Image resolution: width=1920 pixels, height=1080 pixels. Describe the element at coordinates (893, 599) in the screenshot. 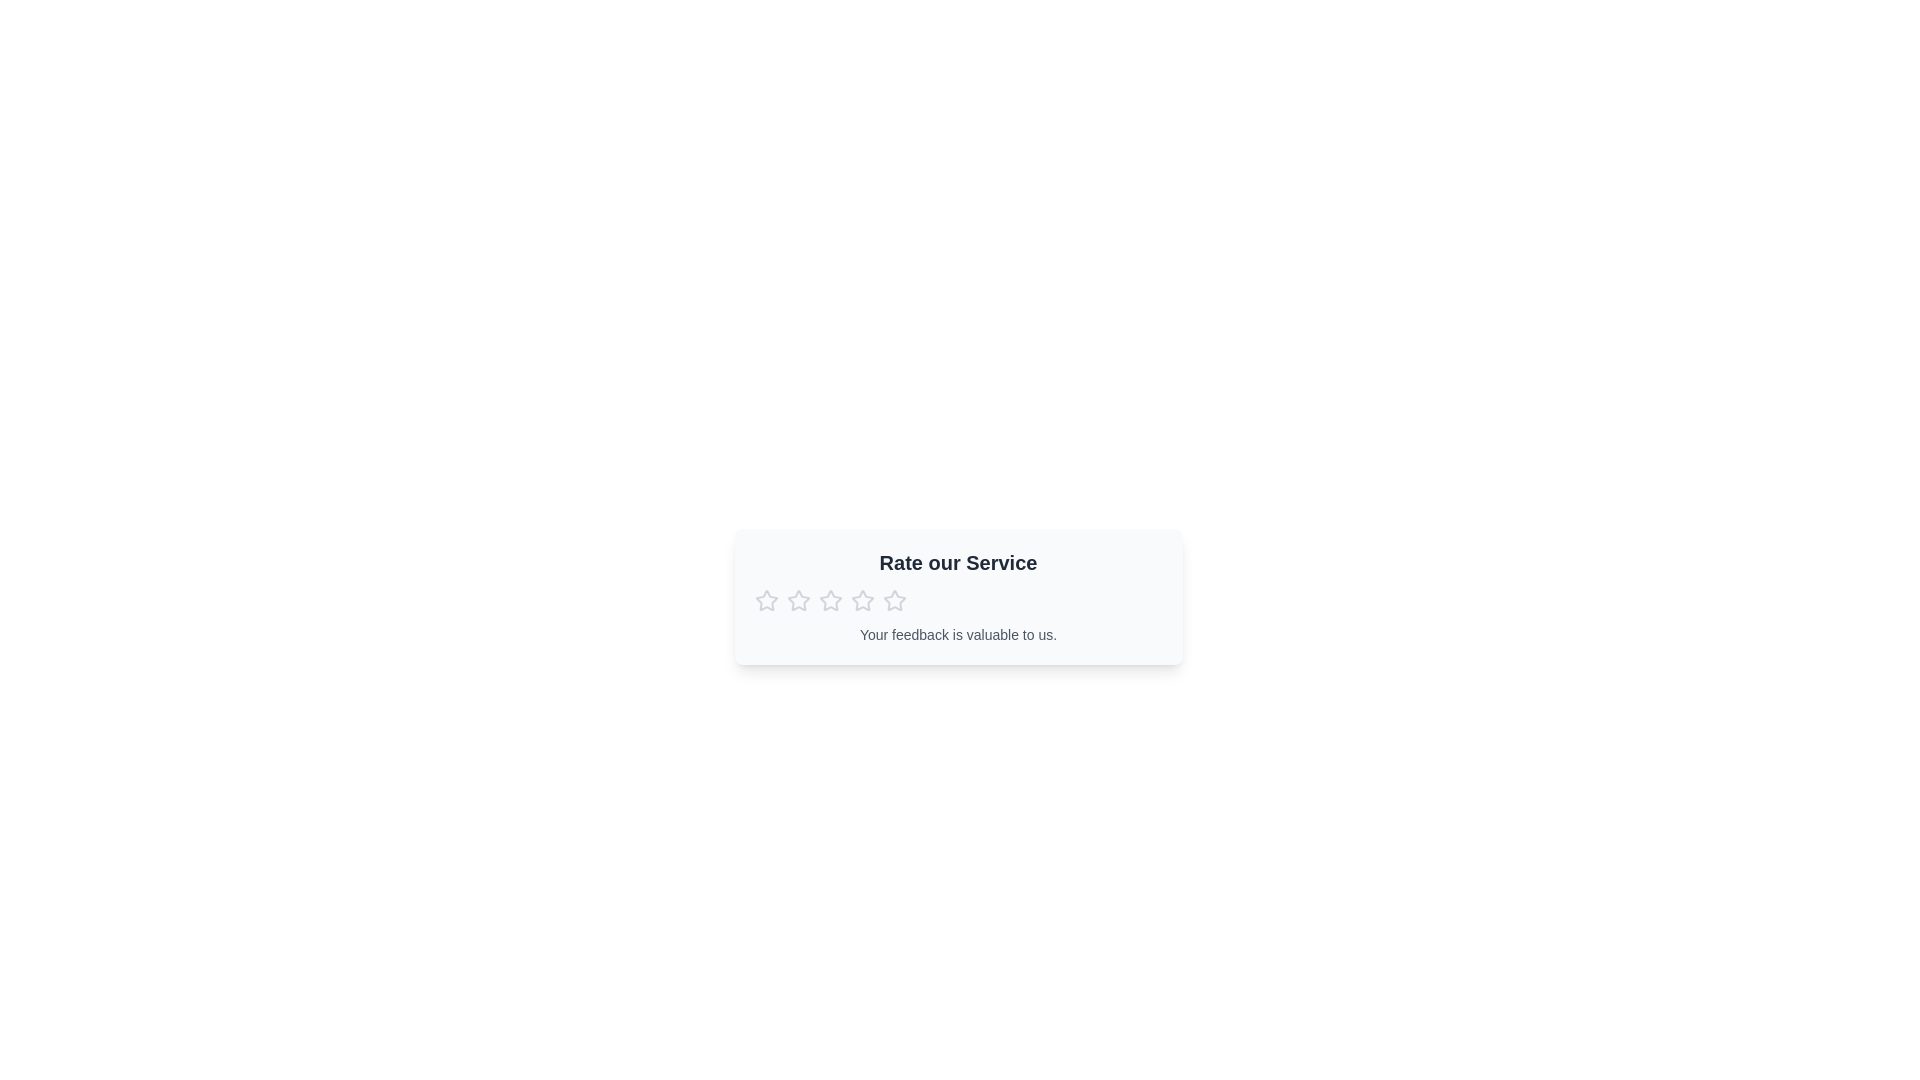

I see `the fourth star icon in the rating component` at that location.